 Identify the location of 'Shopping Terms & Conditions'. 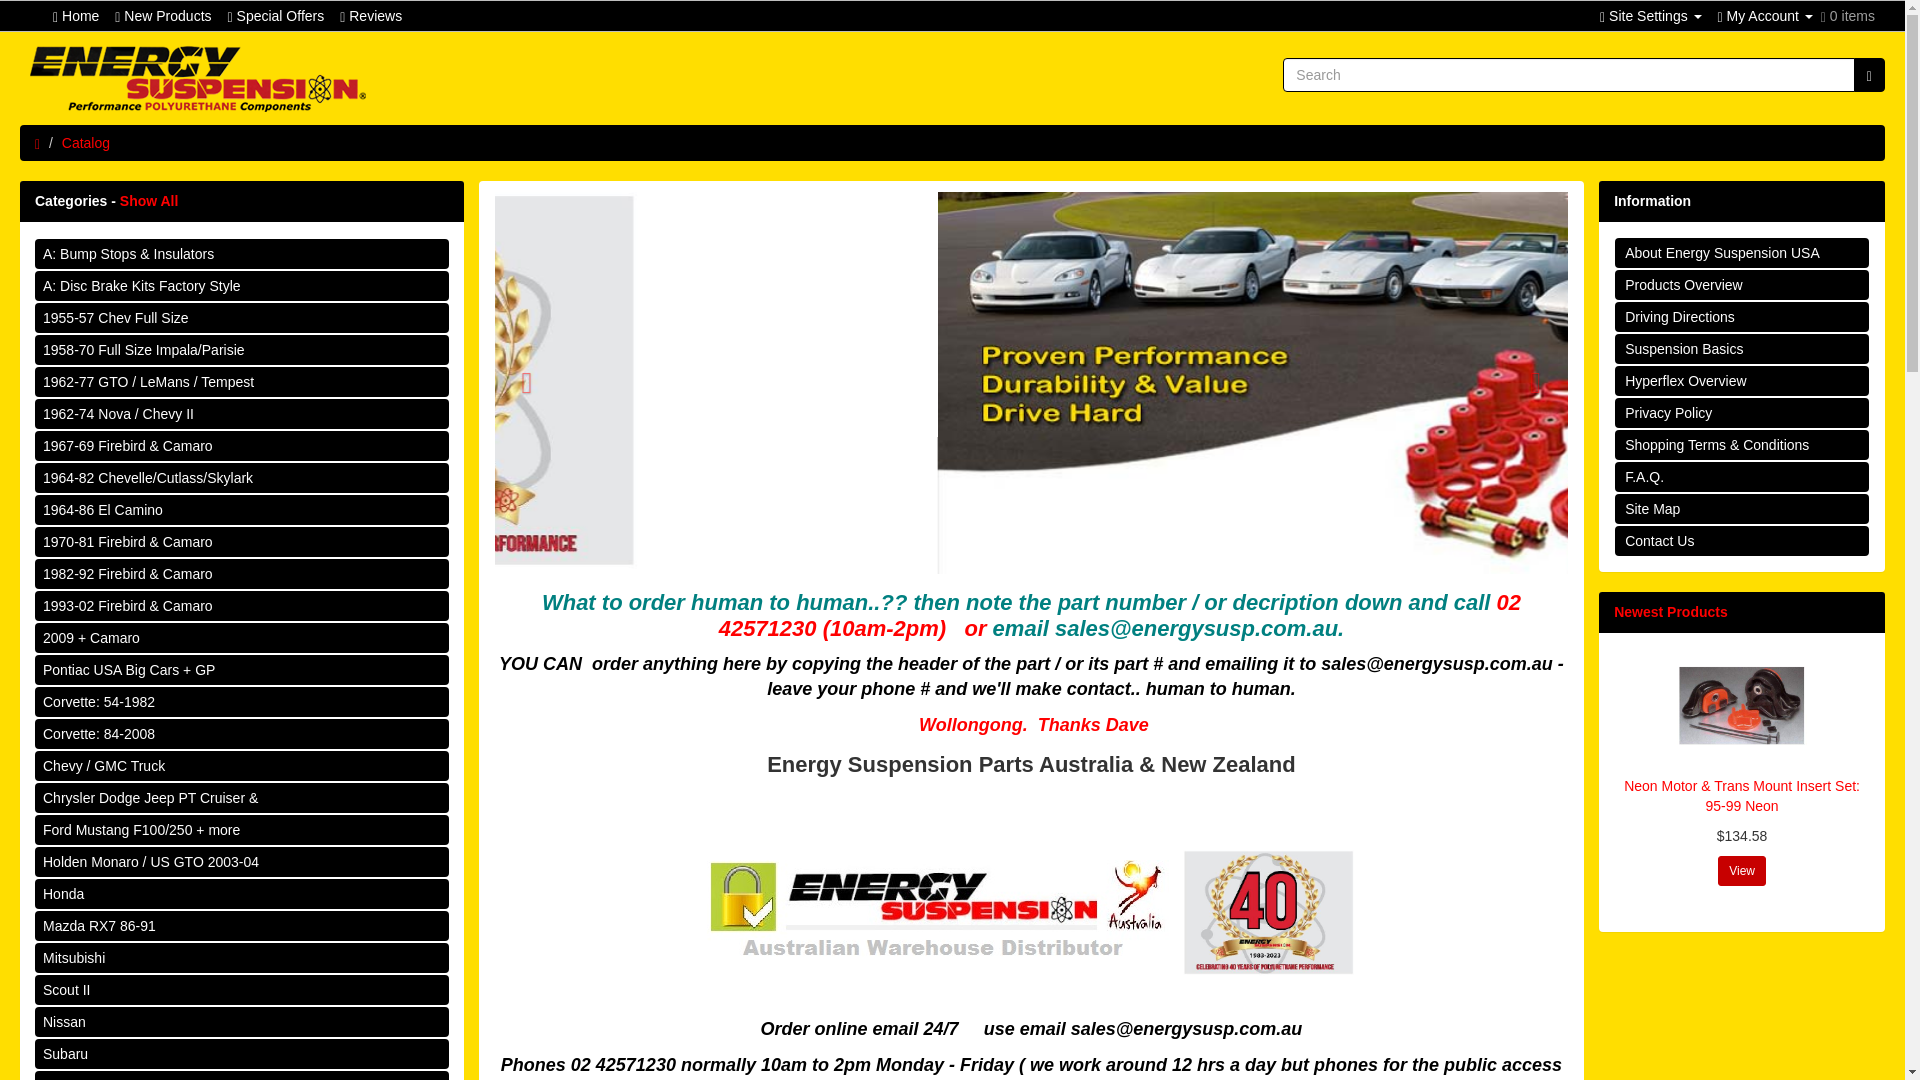
(1741, 443).